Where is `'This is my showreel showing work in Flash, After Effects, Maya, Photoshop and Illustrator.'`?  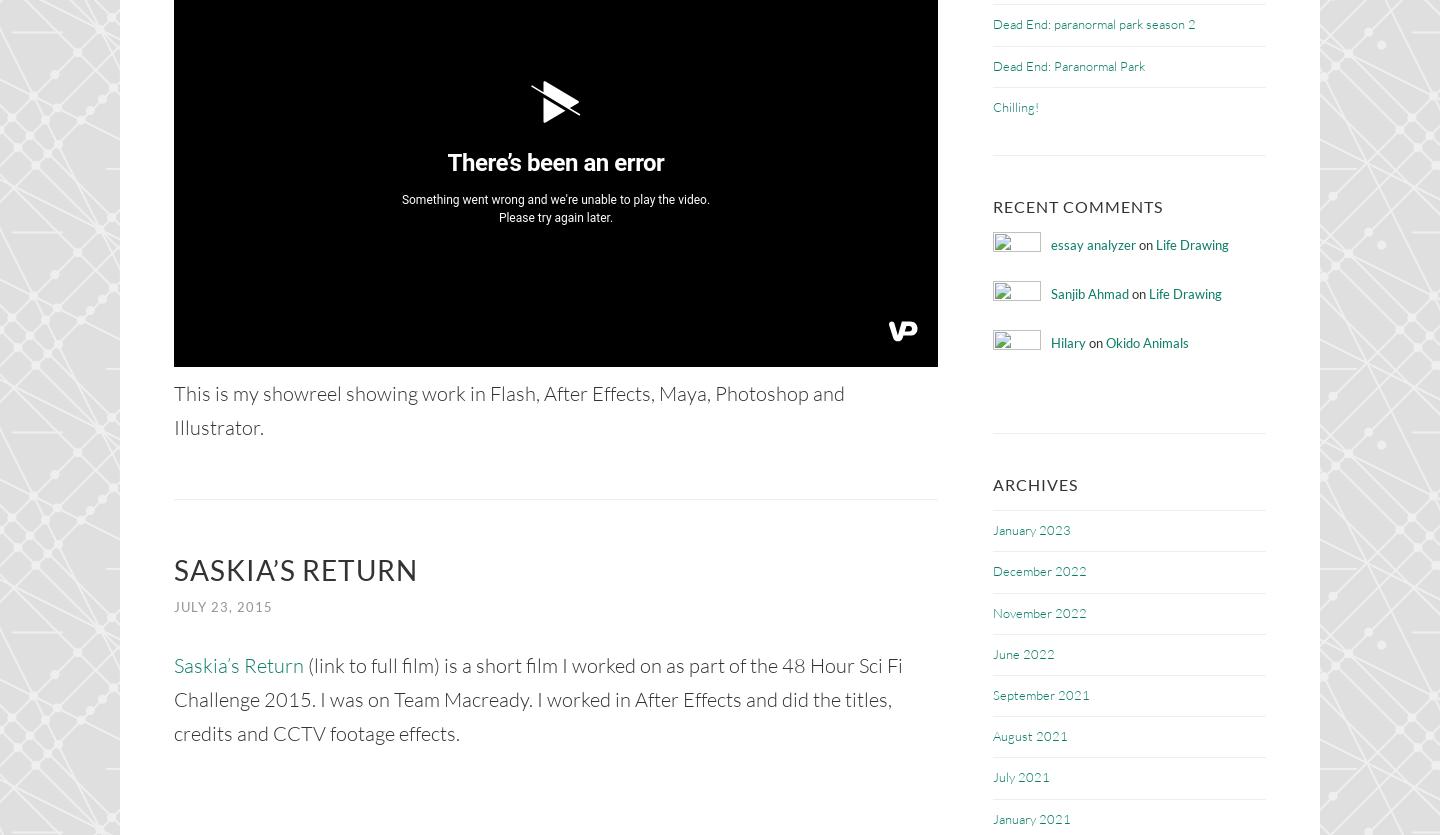 'This is my showreel showing work in Flash, After Effects, Maya, Photoshop and Illustrator.' is located at coordinates (508, 410).